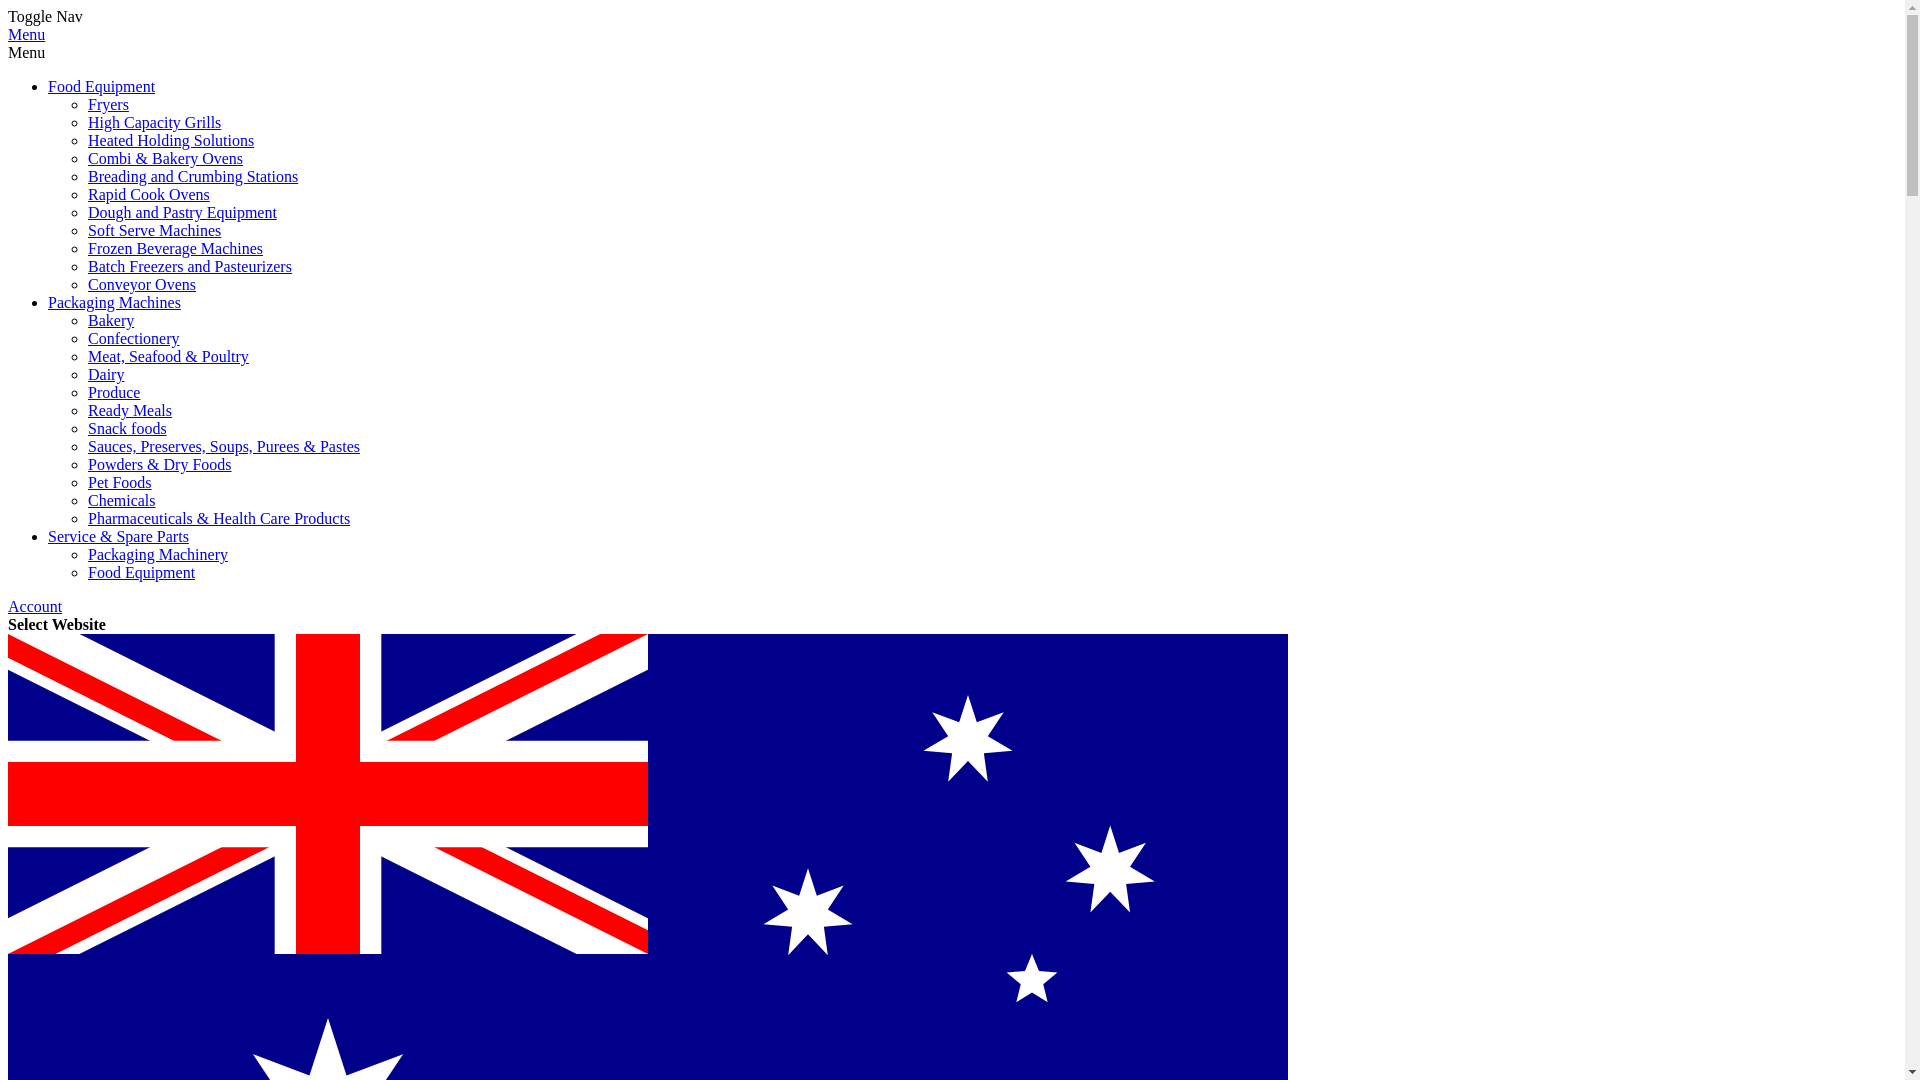 The height and width of the screenshot is (1080, 1920). What do you see at coordinates (100, 85) in the screenshot?
I see `'Food Equipment'` at bounding box center [100, 85].